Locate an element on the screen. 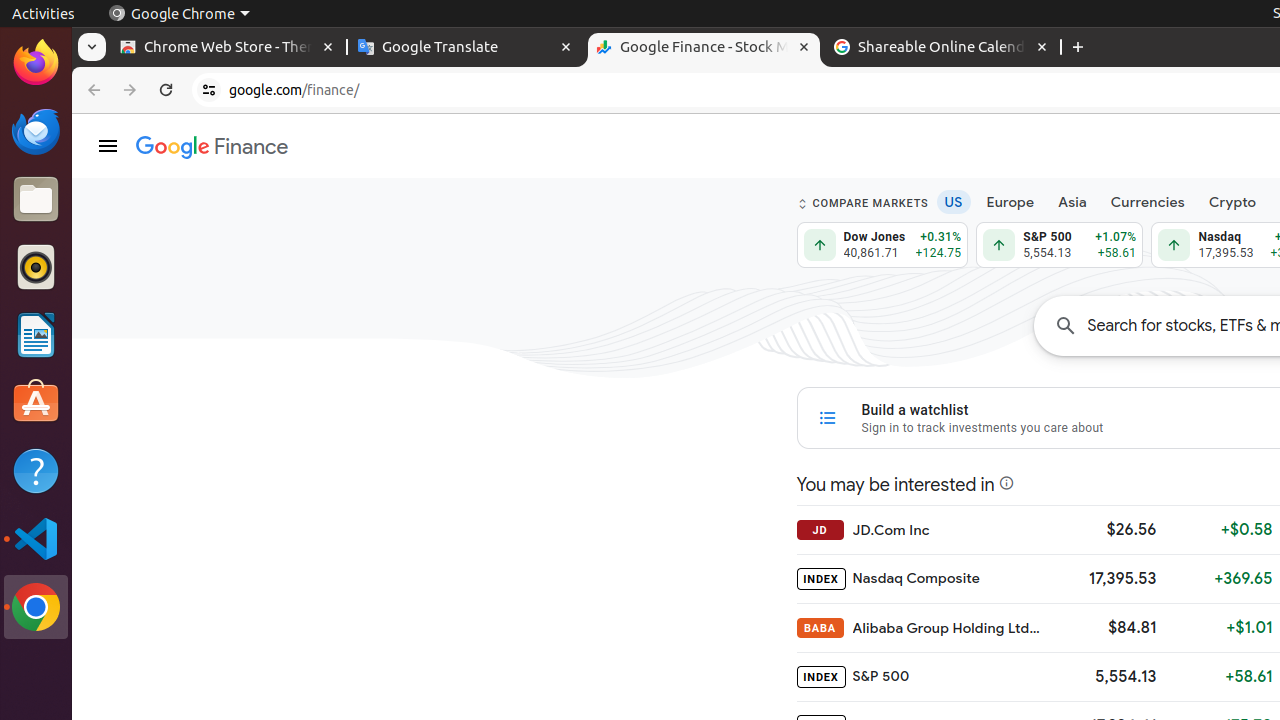 Image resolution: width=1280 pixels, height=720 pixels. 'Currencies' is located at coordinates (1147, 202).